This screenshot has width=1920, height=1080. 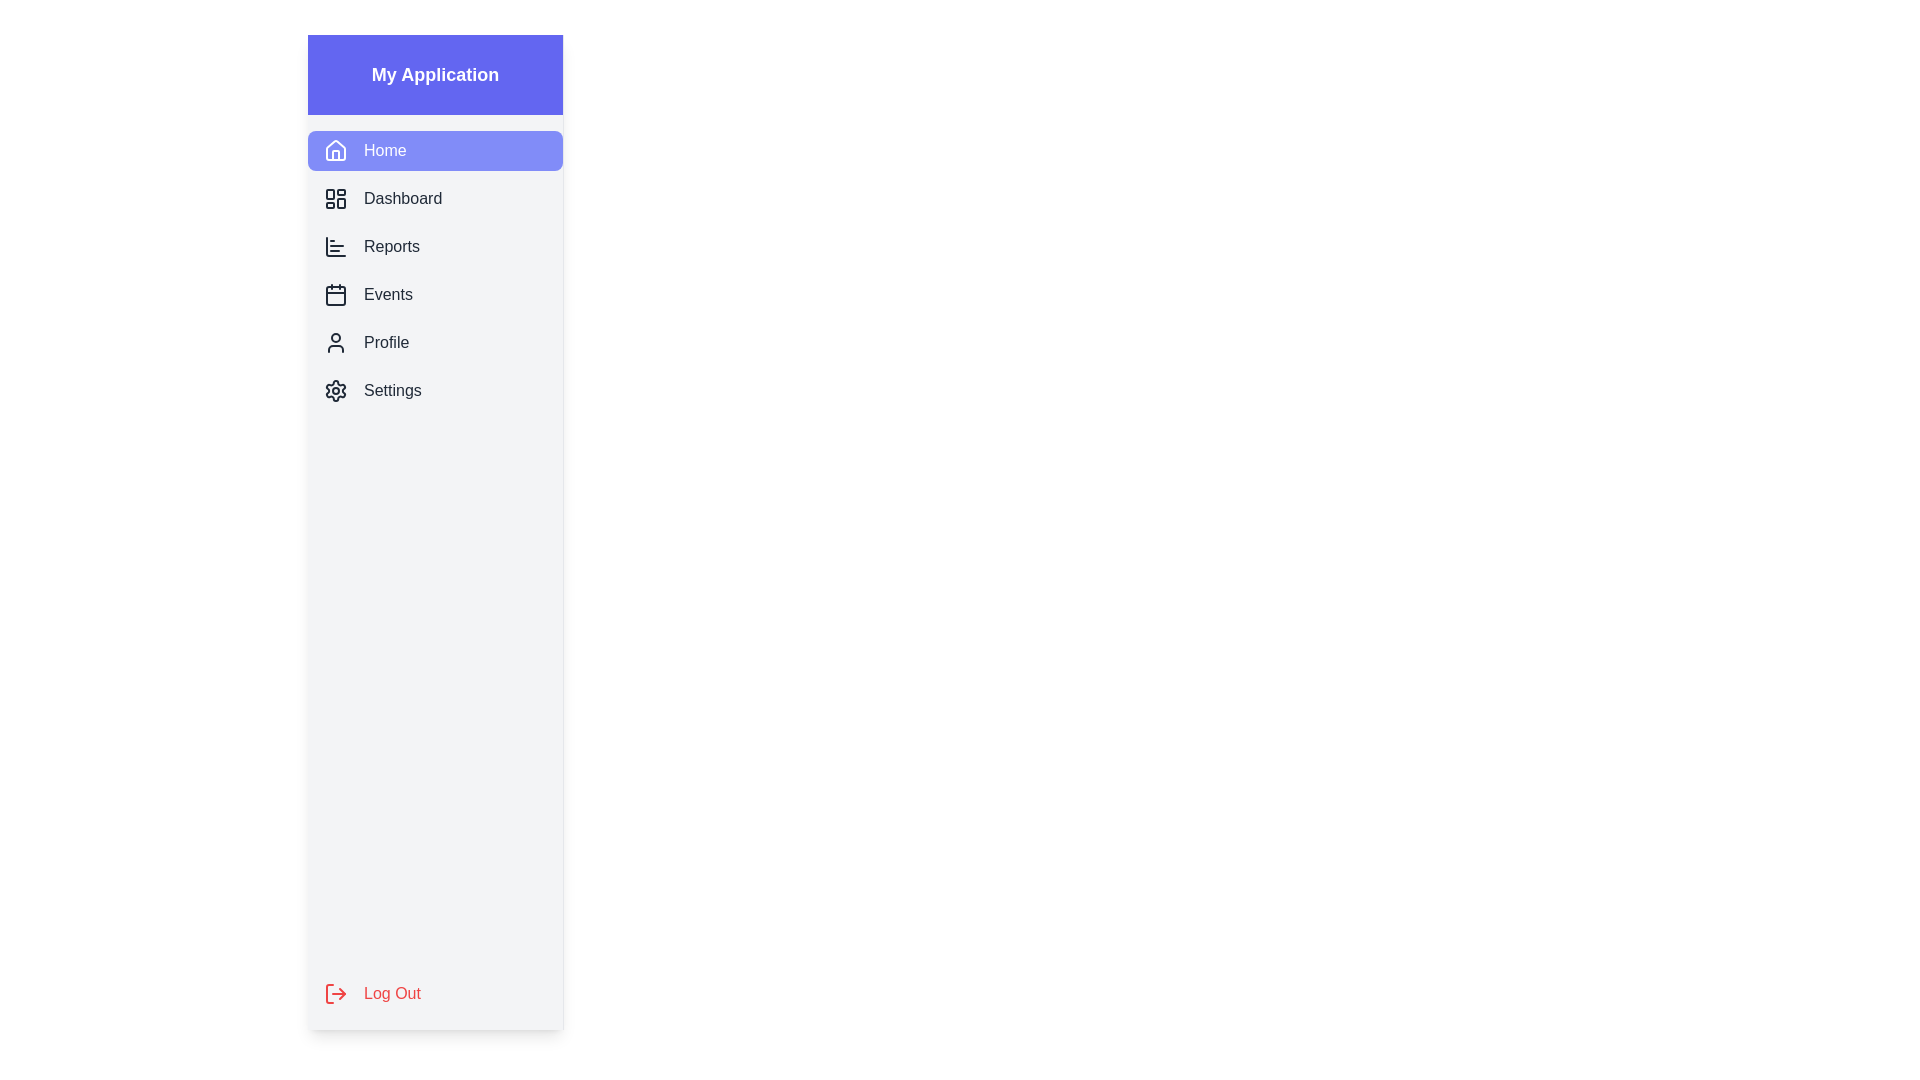 What do you see at coordinates (330, 194) in the screenshot?
I see `the top-left rectangular block of the Dashboard icon in the sidebar, which is styled with rounded corners and part of a minimalistic flat design` at bounding box center [330, 194].